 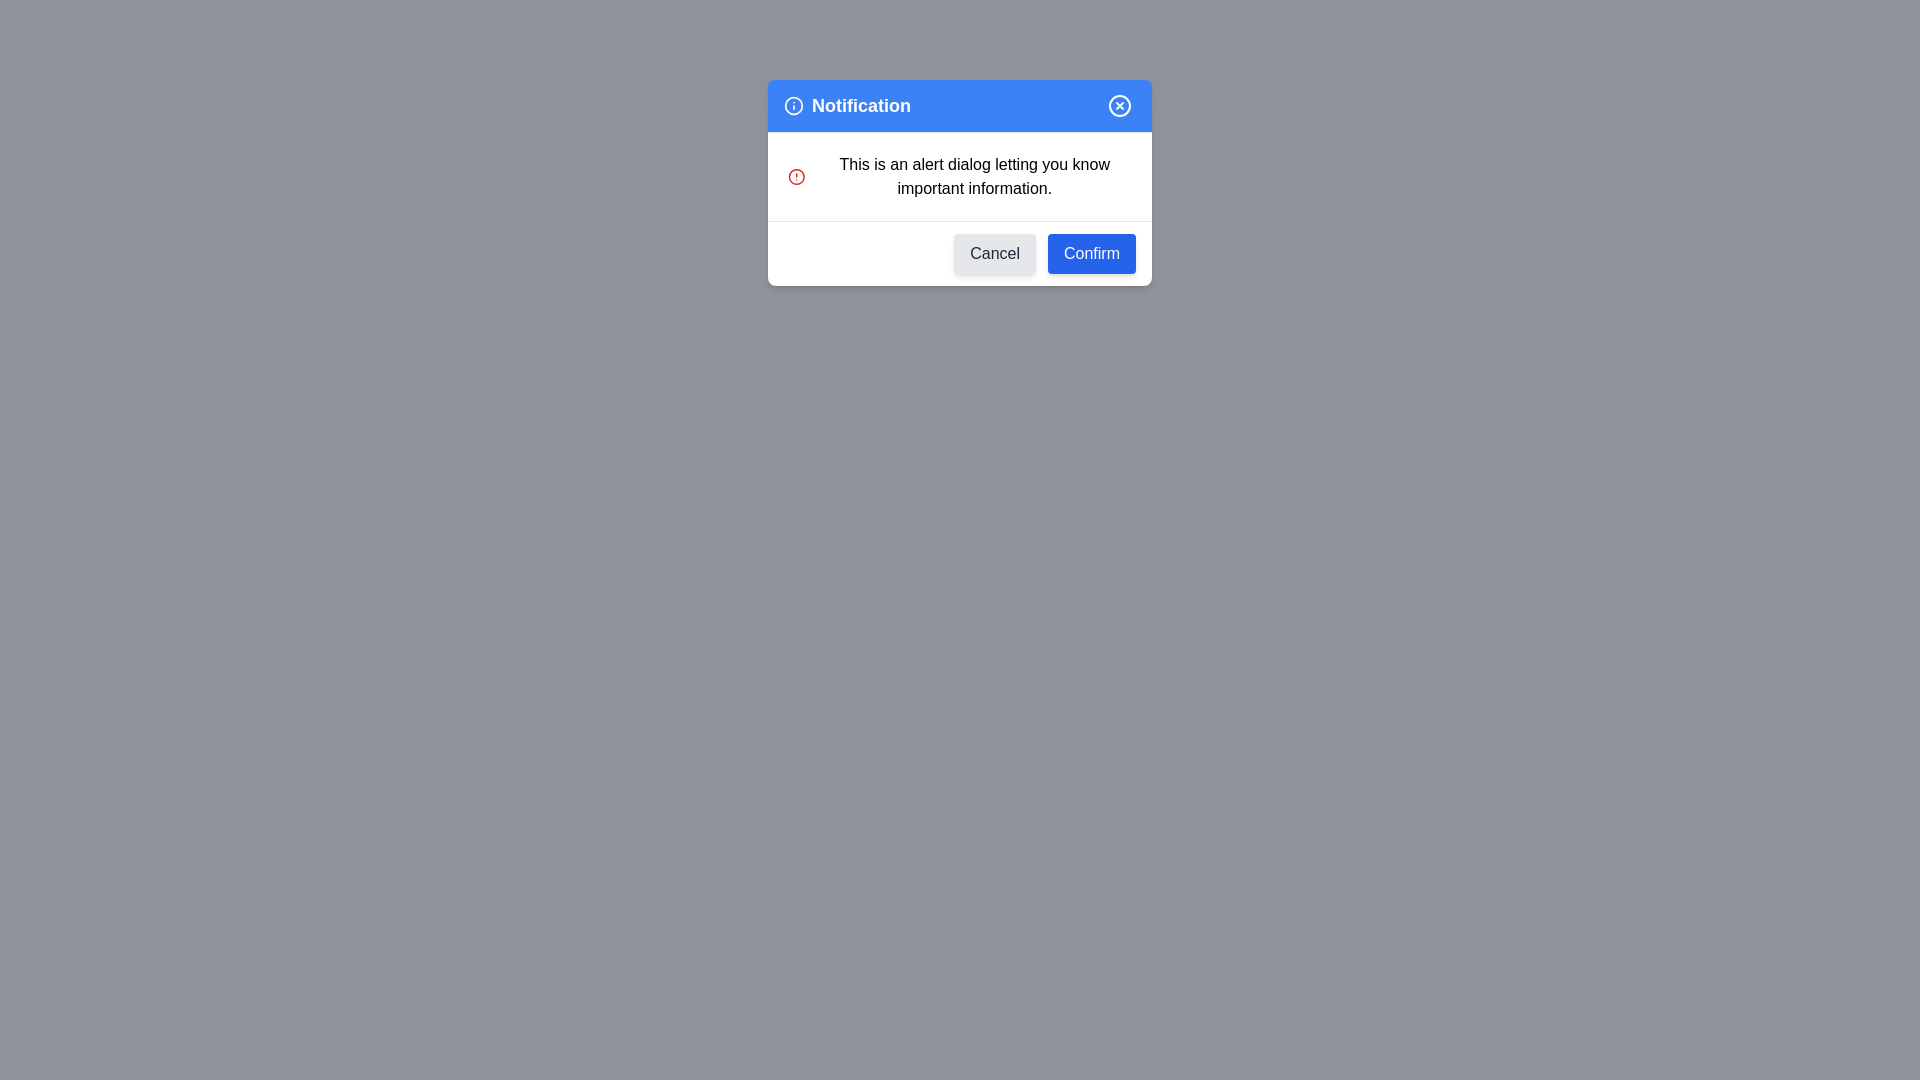 I want to click on the text area displaying the alert message 'This is an alert dialog letting you know important information.' which is centrally located below the 'Notification' header and above the 'Cancel' and 'Confirm' buttons, so click(x=960, y=176).